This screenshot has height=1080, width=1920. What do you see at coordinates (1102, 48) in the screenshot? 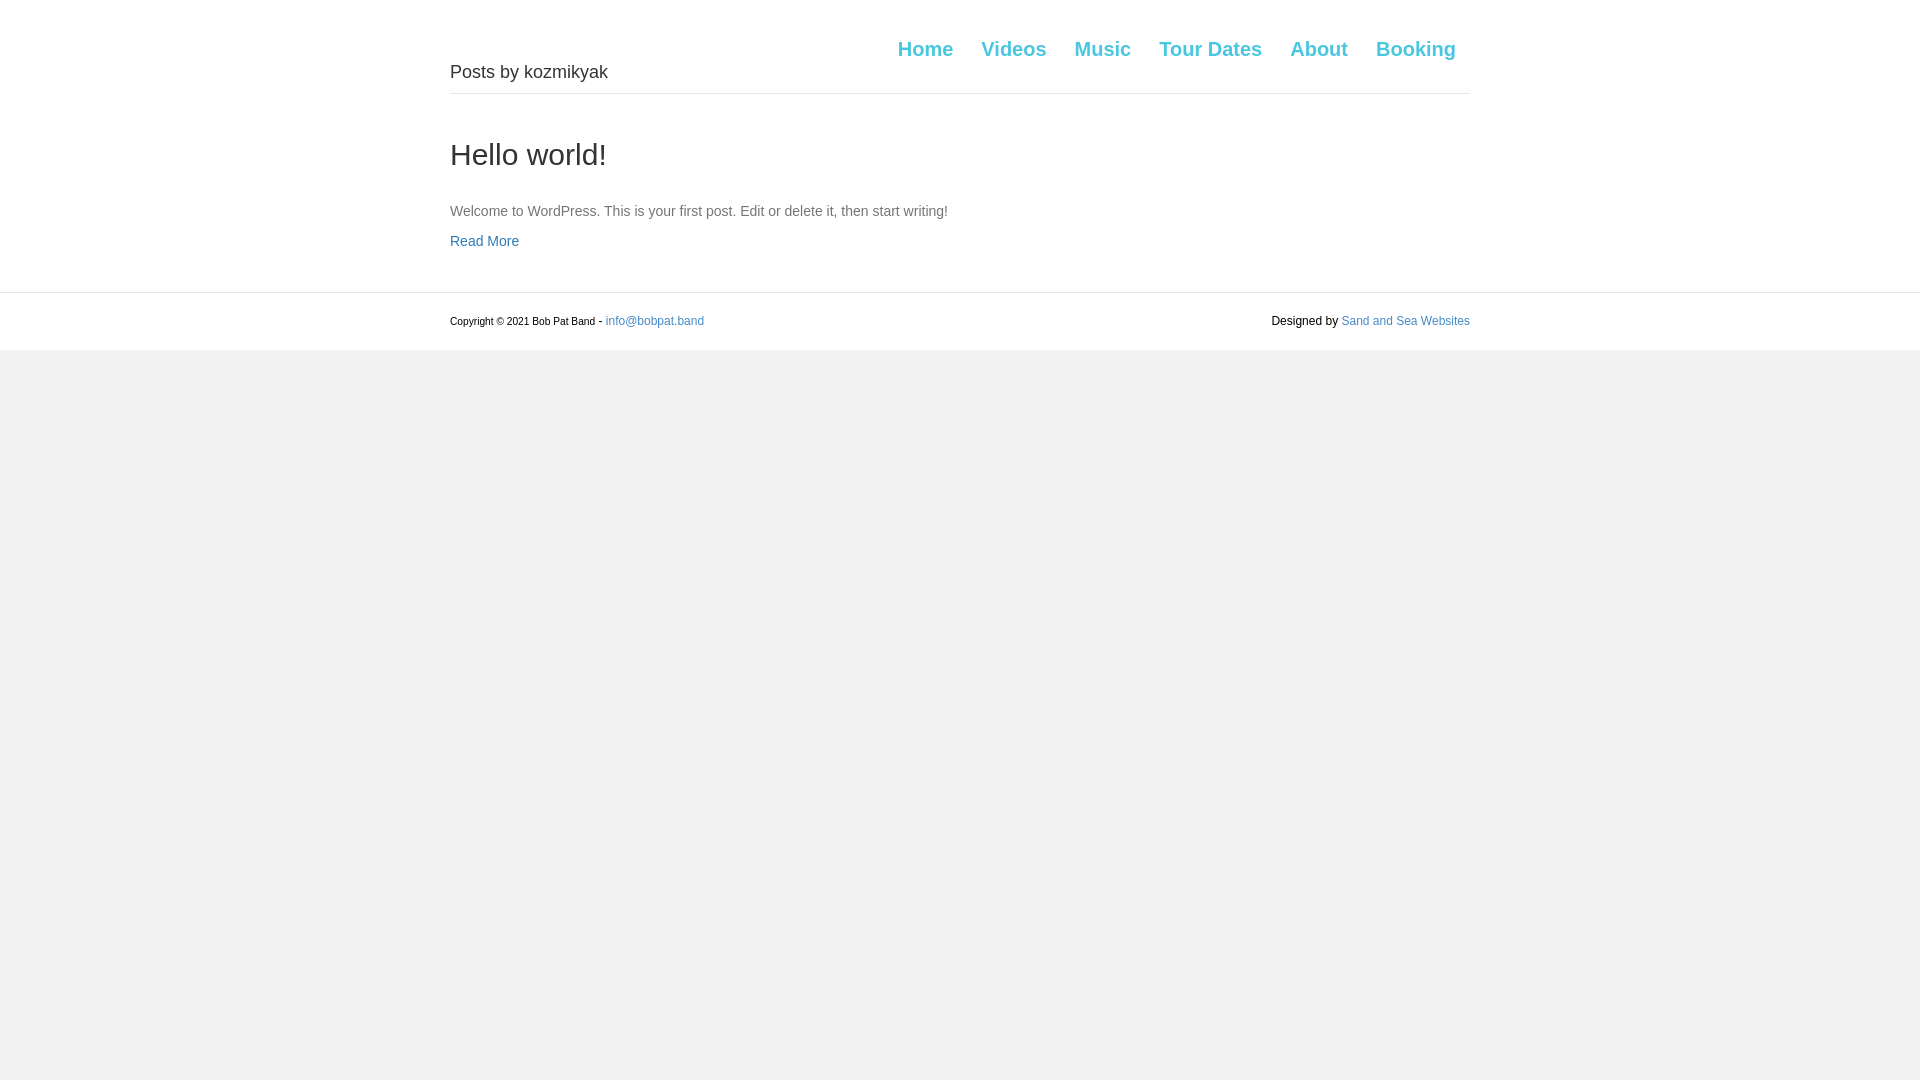
I see `'Music'` at bounding box center [1102, 48].